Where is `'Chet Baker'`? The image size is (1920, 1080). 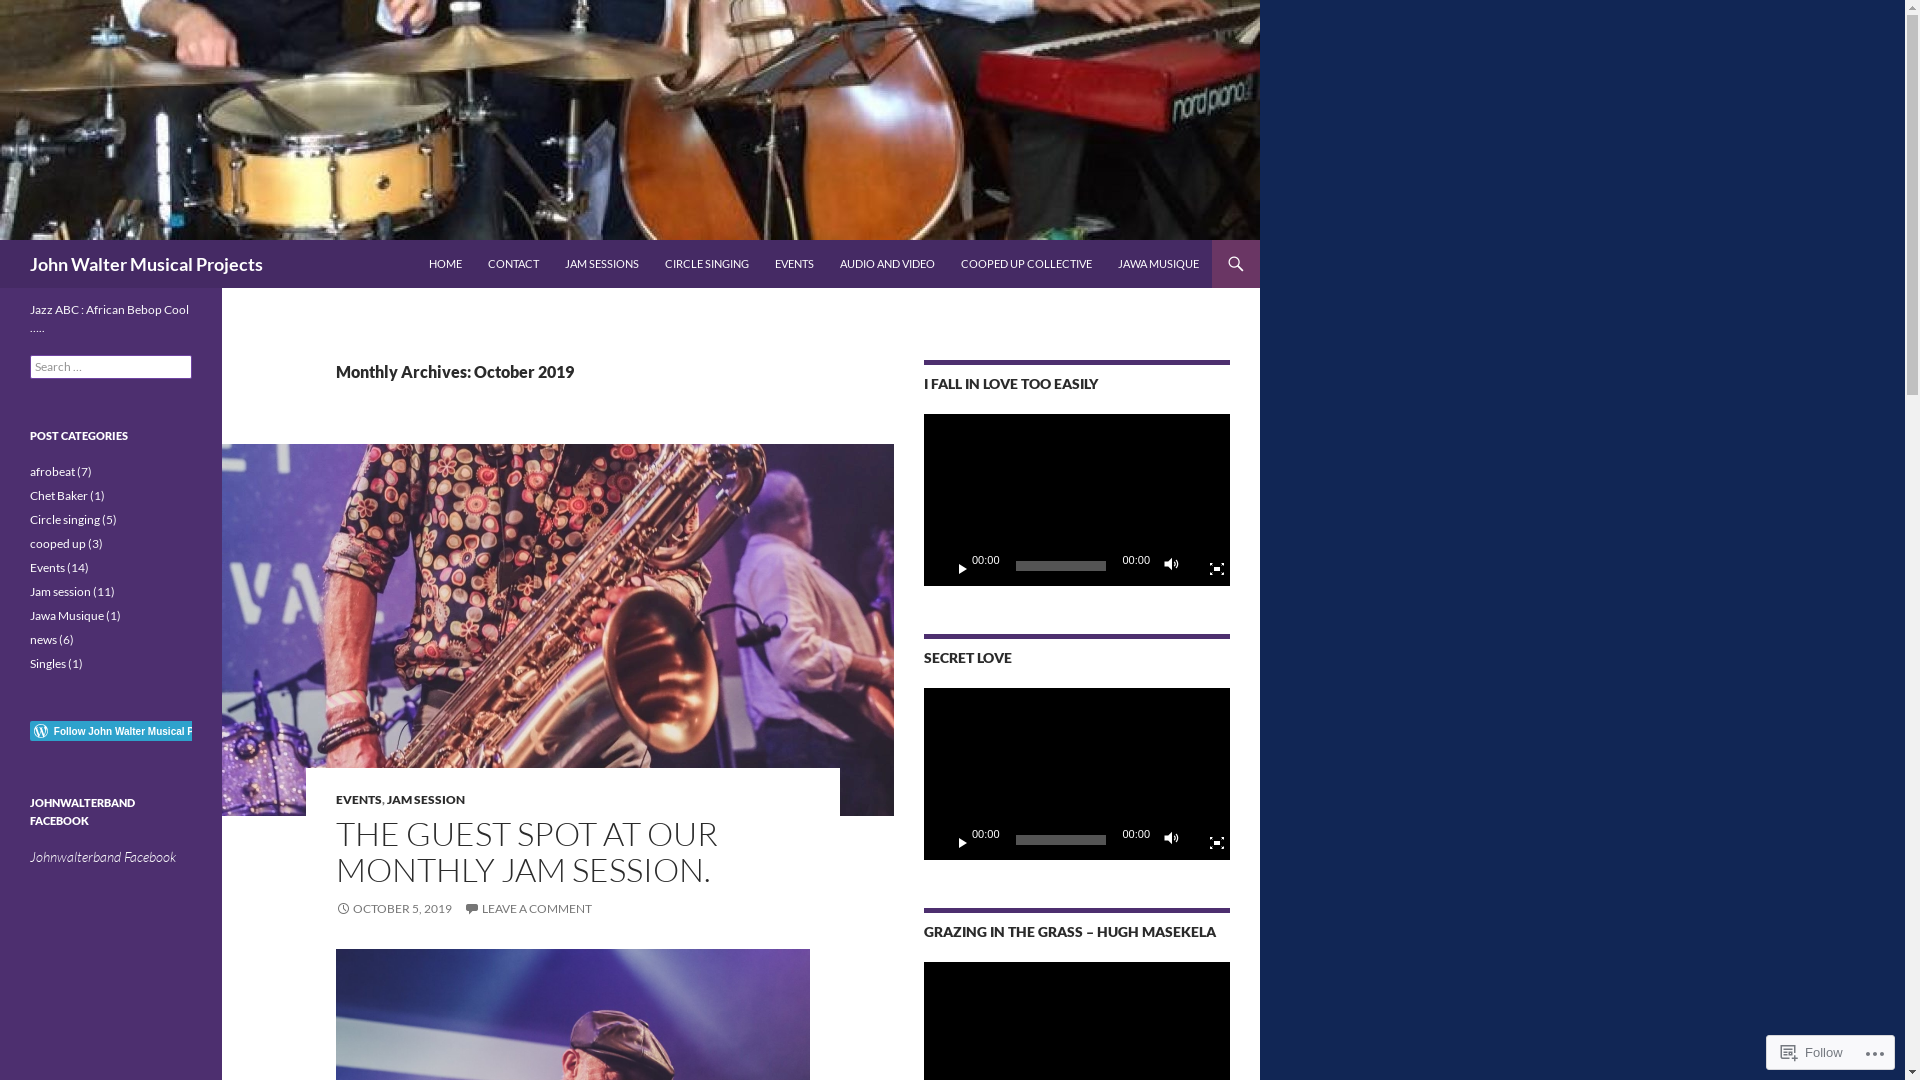 'Chet Baker' is located at coordinates (58, 495).